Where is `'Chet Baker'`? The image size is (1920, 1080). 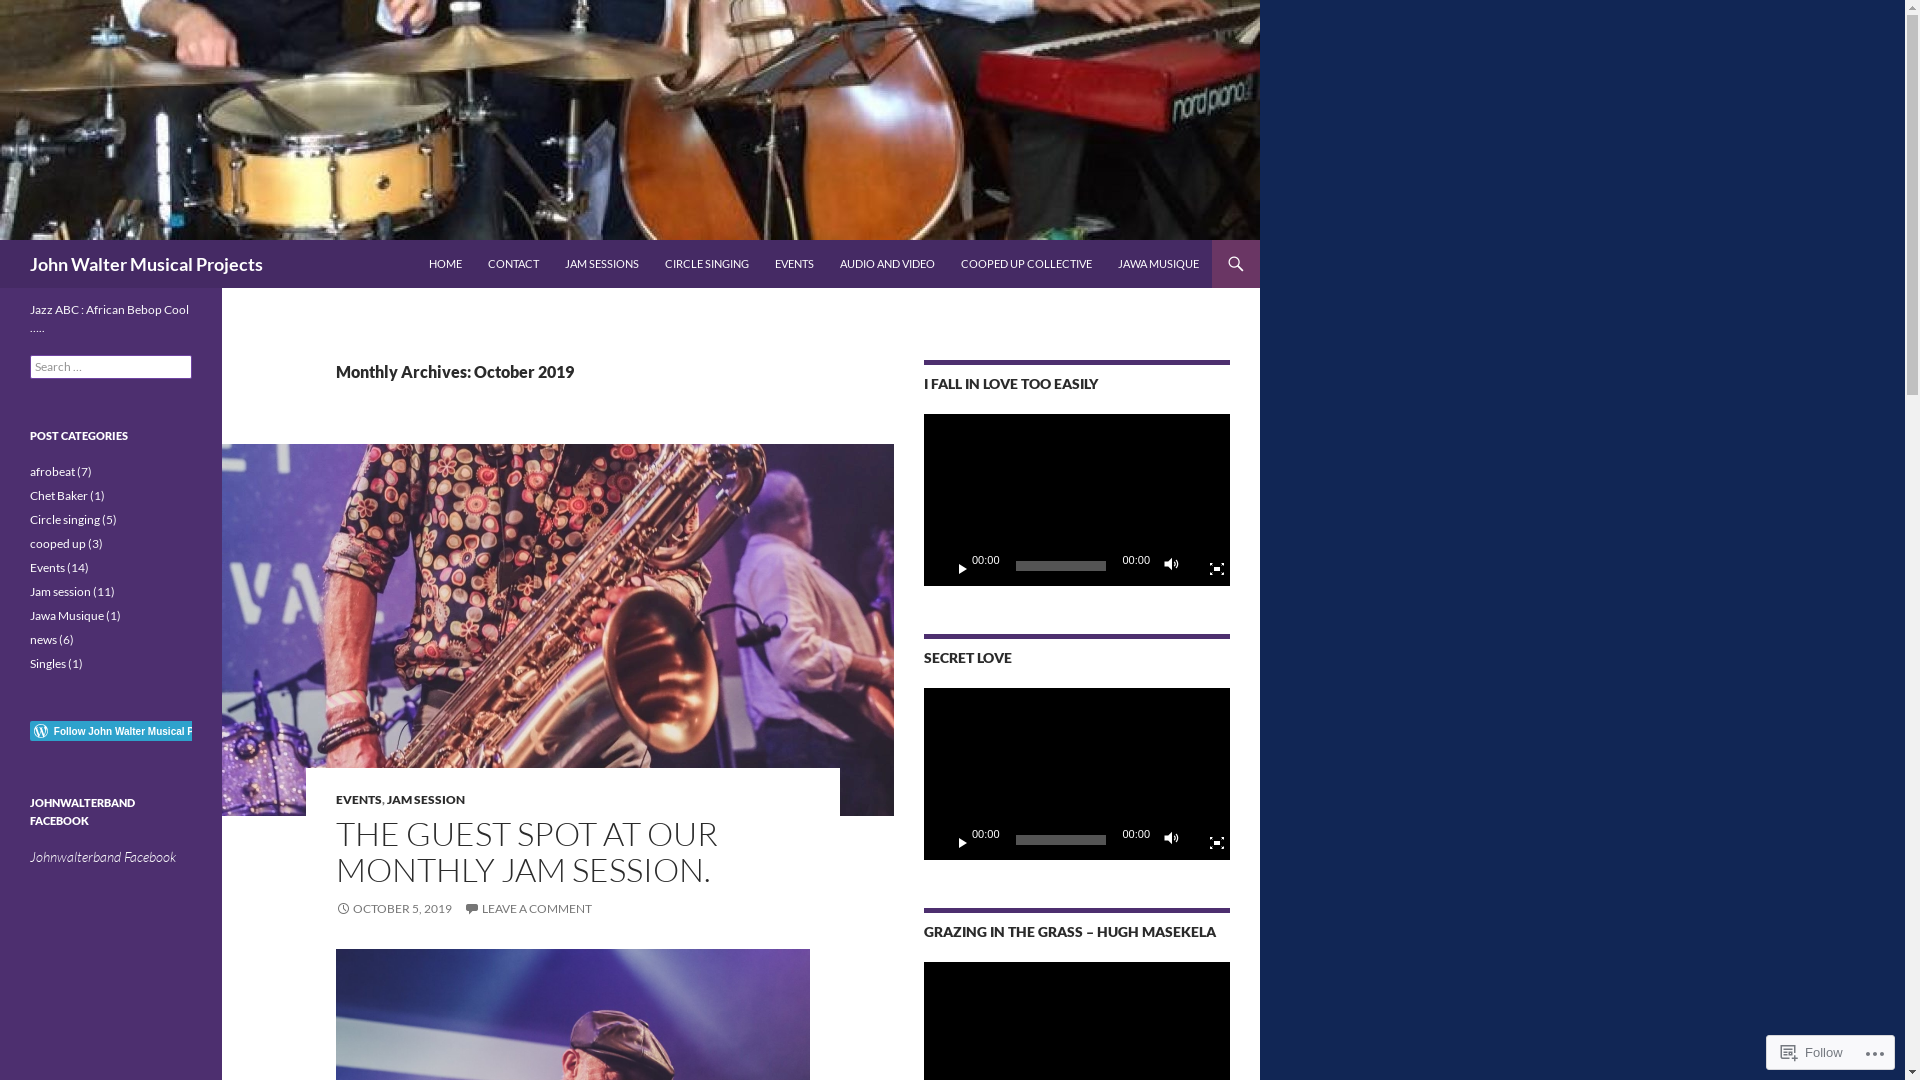 'Chet Baker' is located at coordinates (58, 495).